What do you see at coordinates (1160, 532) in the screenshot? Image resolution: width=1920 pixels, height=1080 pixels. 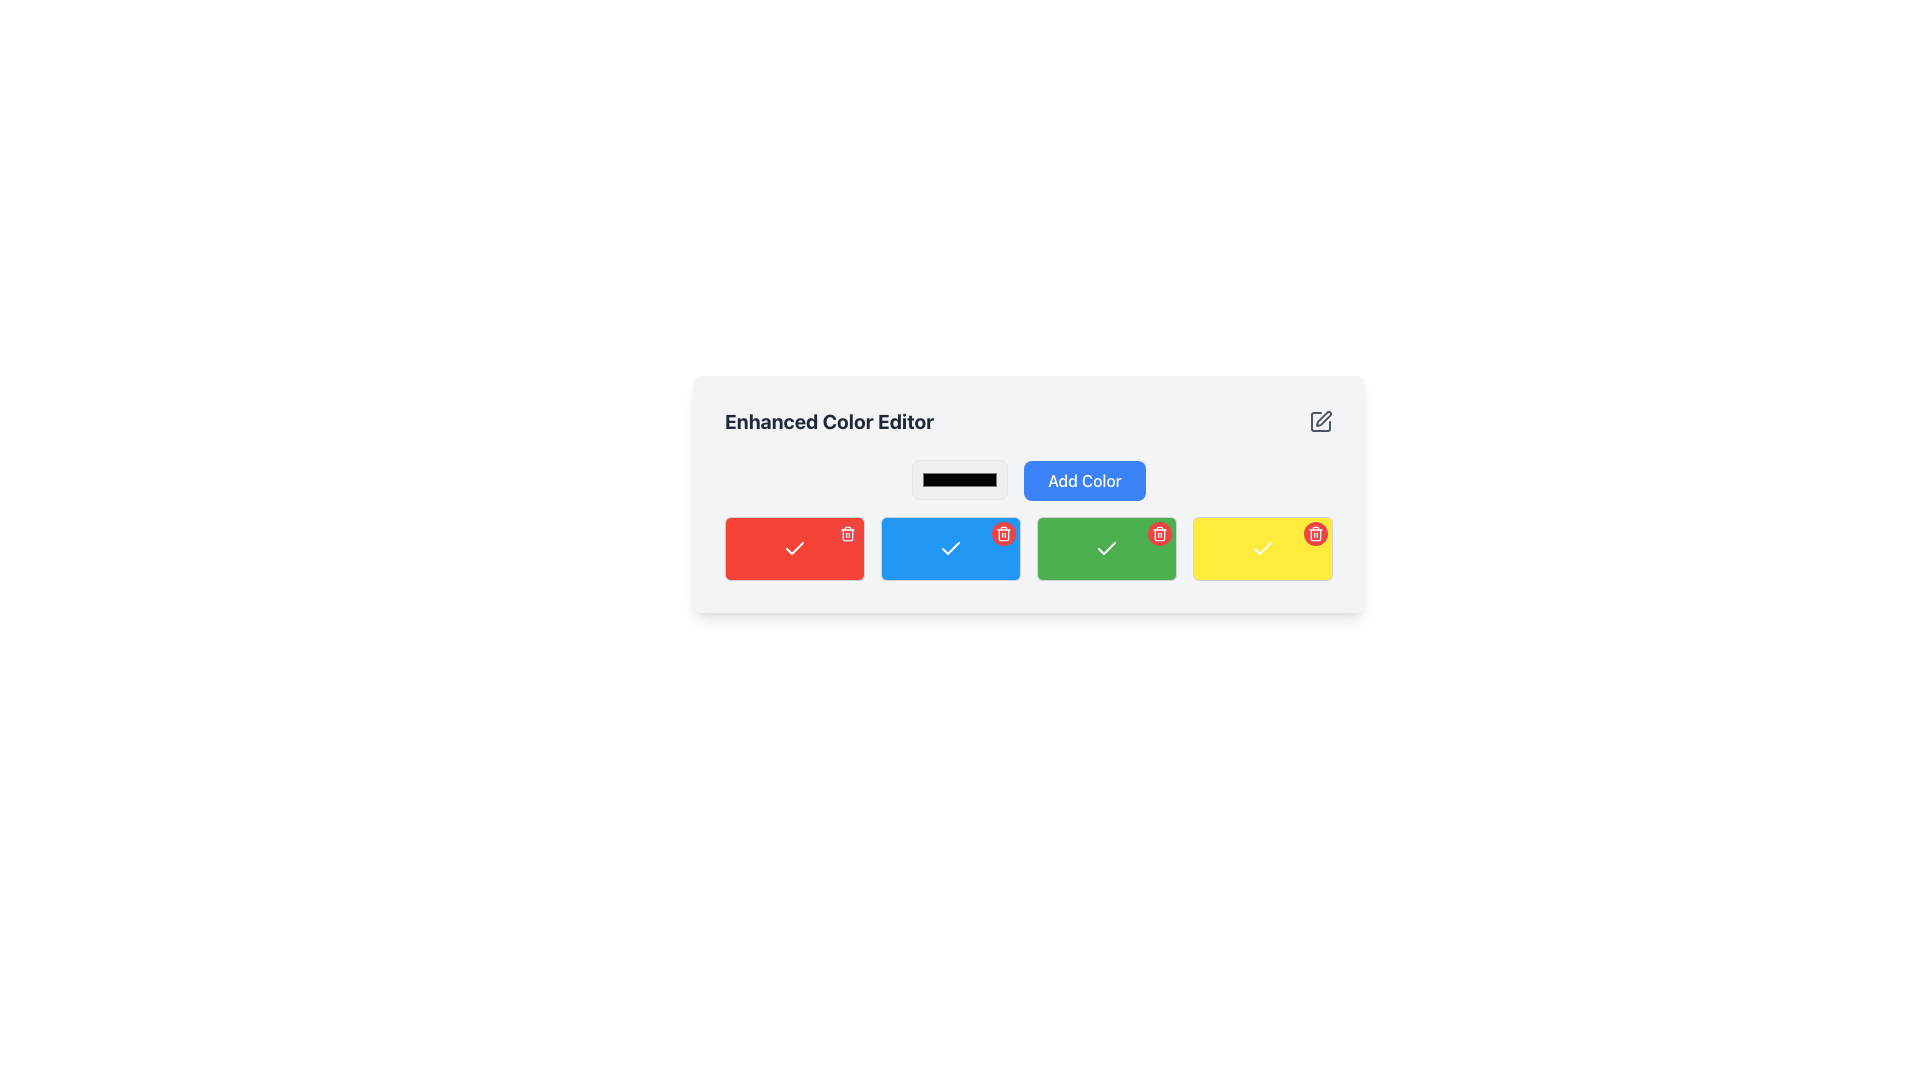 I see `the delete button located in the top-right corner of the green box` at bounding box center [1160, 532].